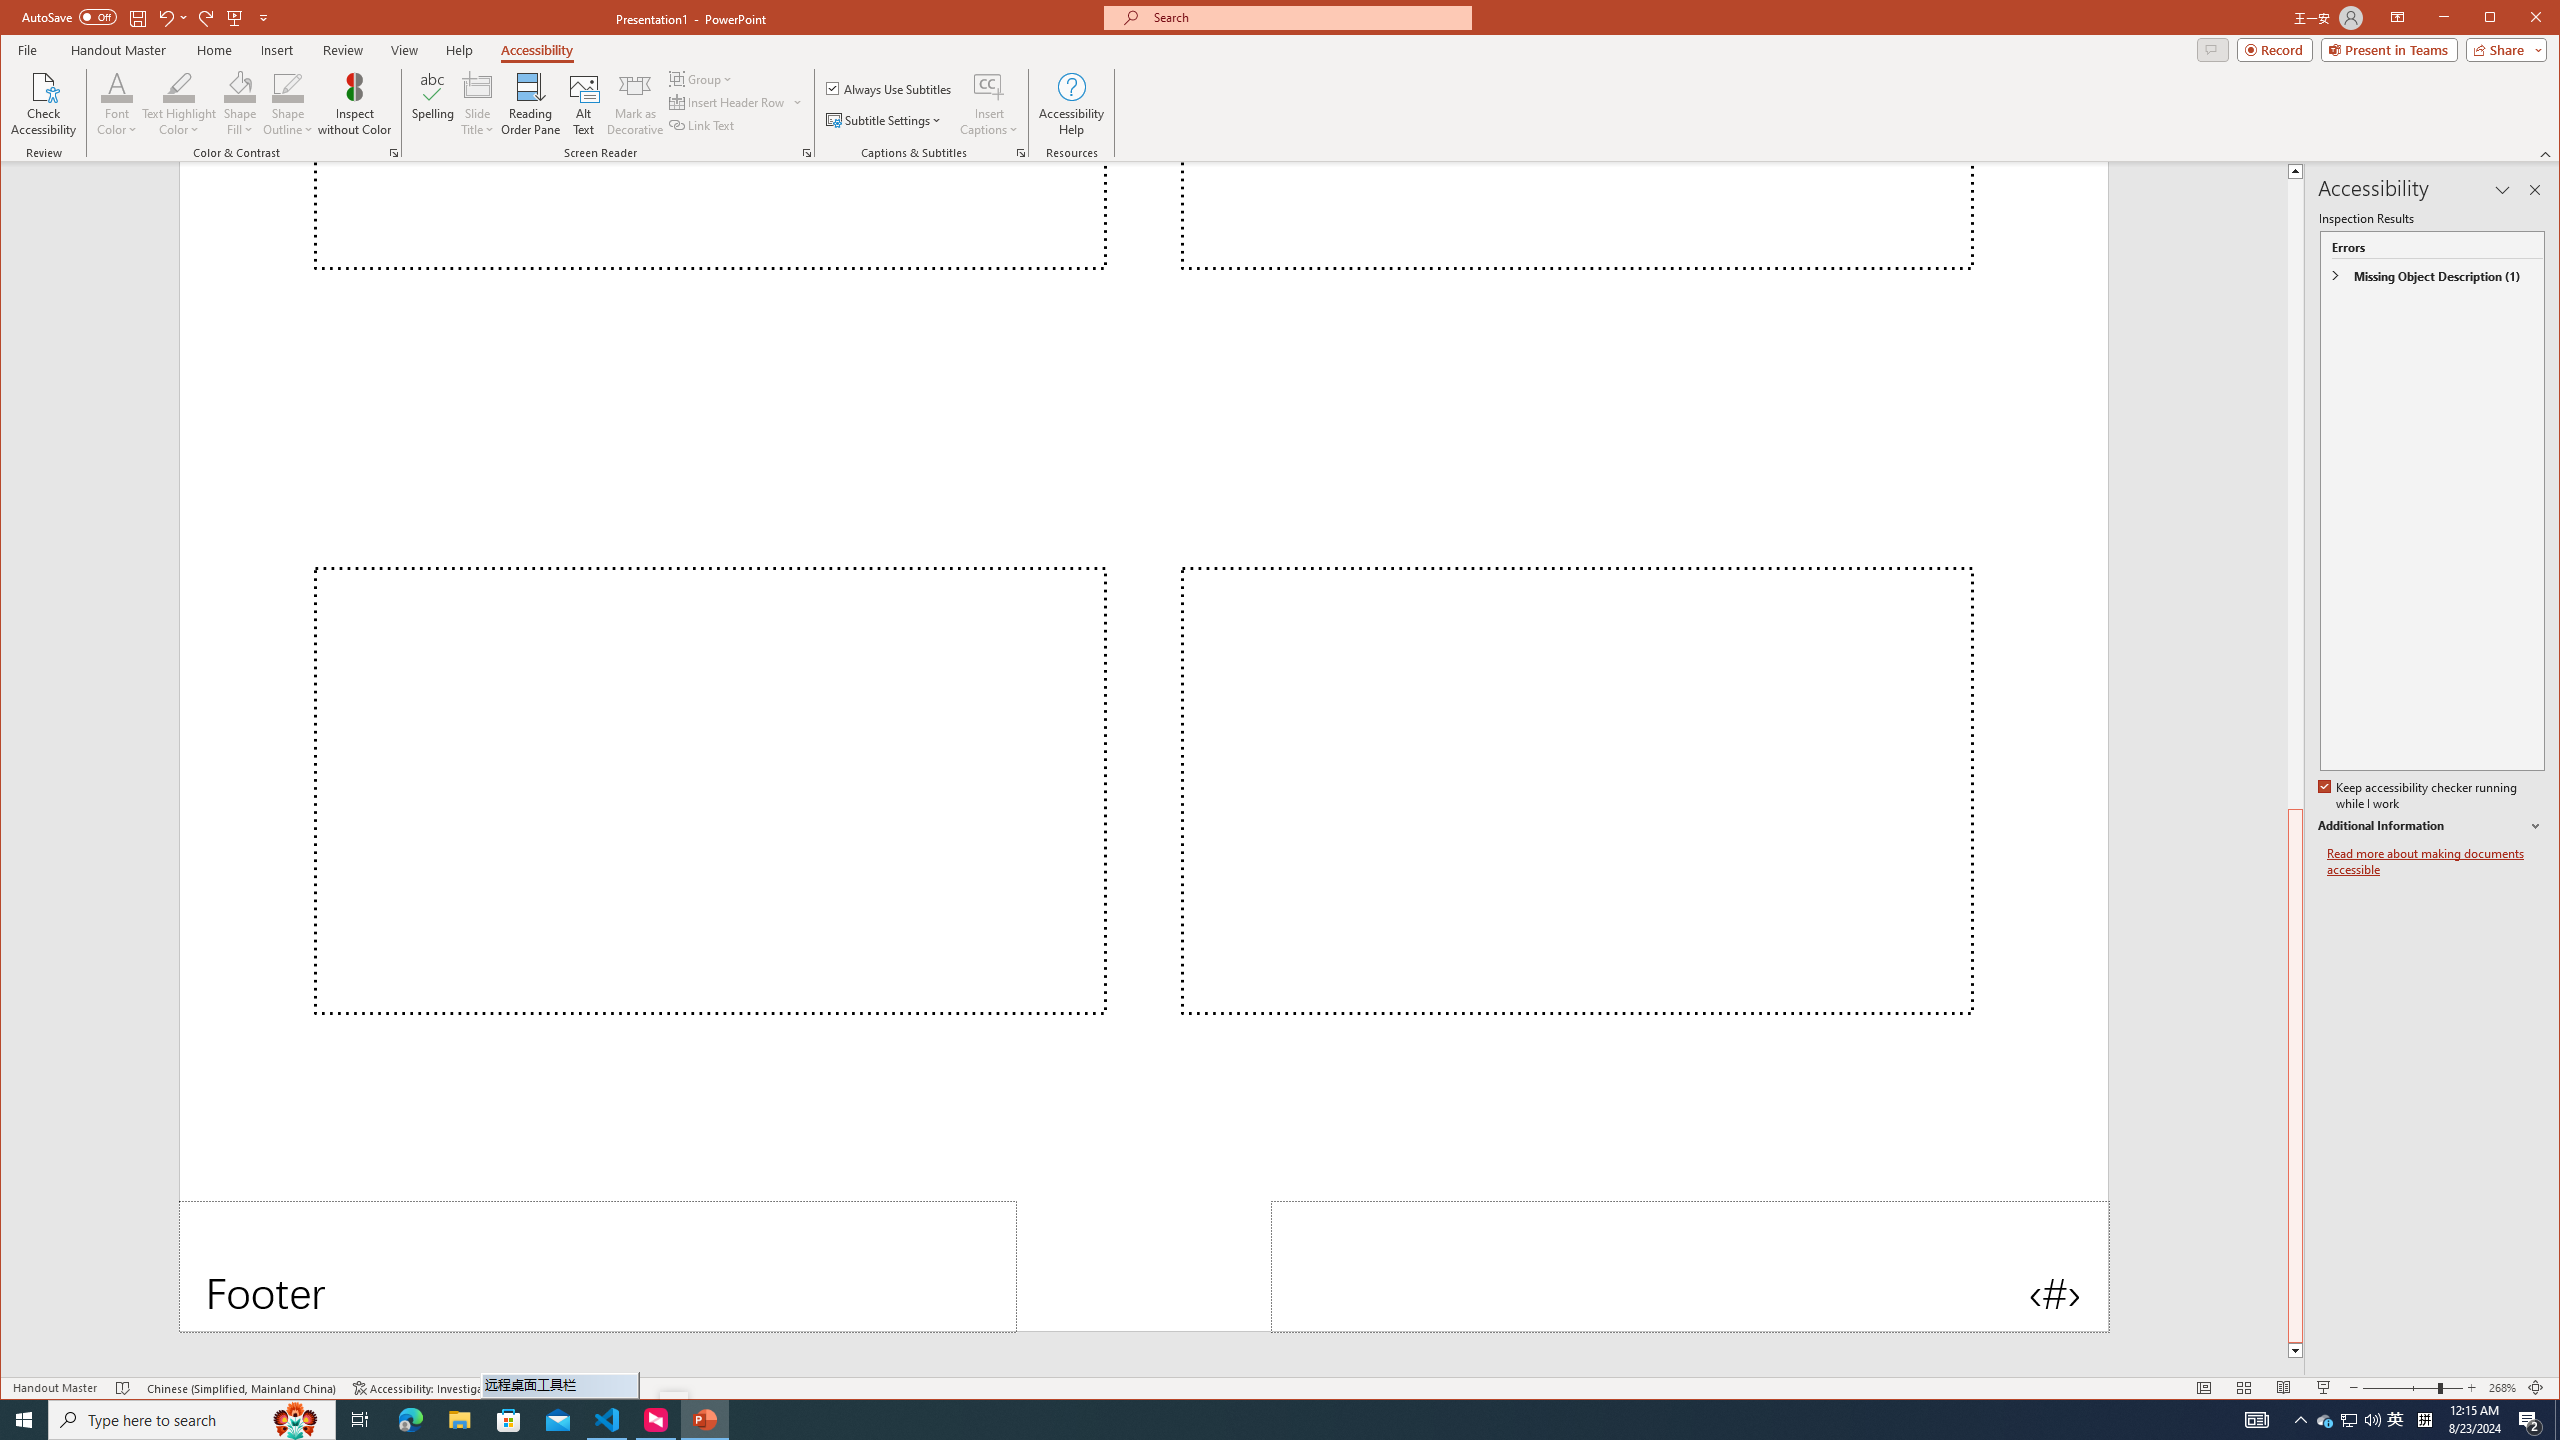 The height and width of the screenshot is (1440, 2560). I want to click on 'Shape Fill Orange, Accent 2', so click(240, 85).